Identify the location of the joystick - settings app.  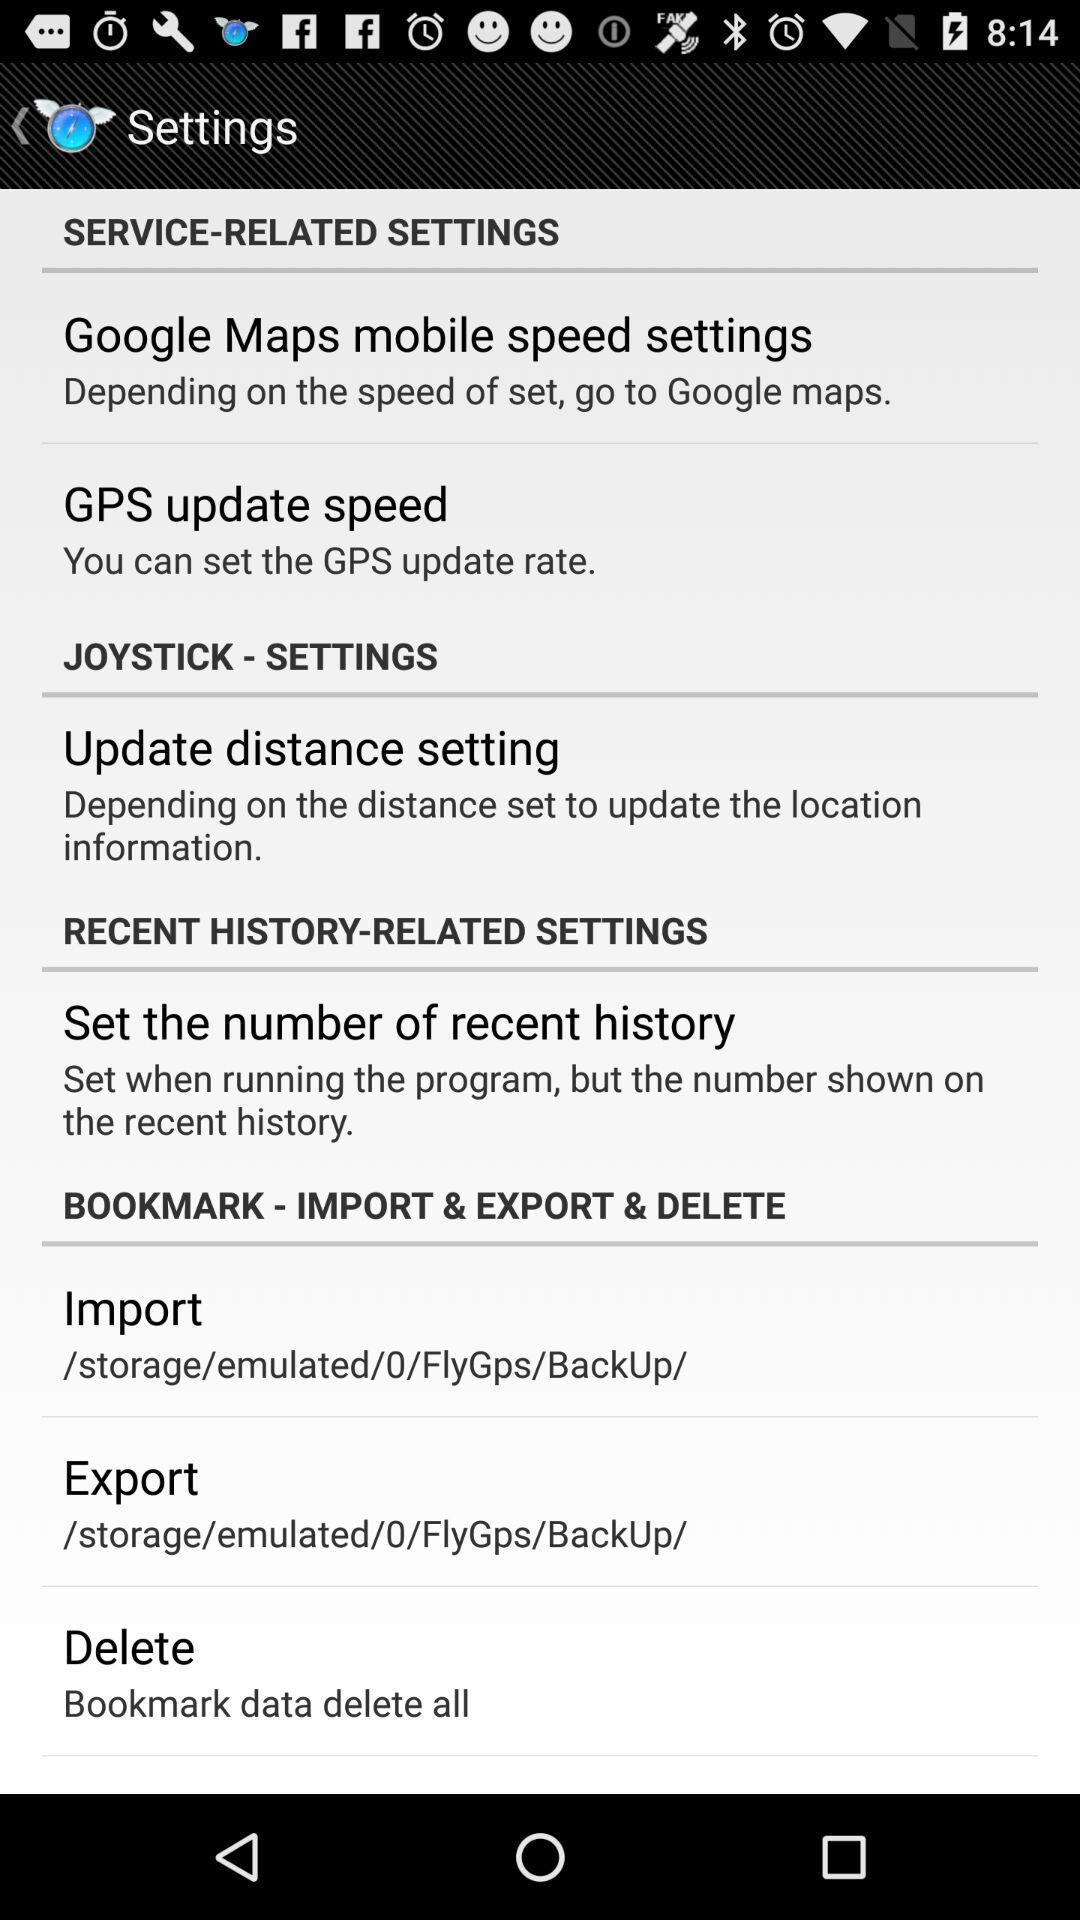
(540, 655).